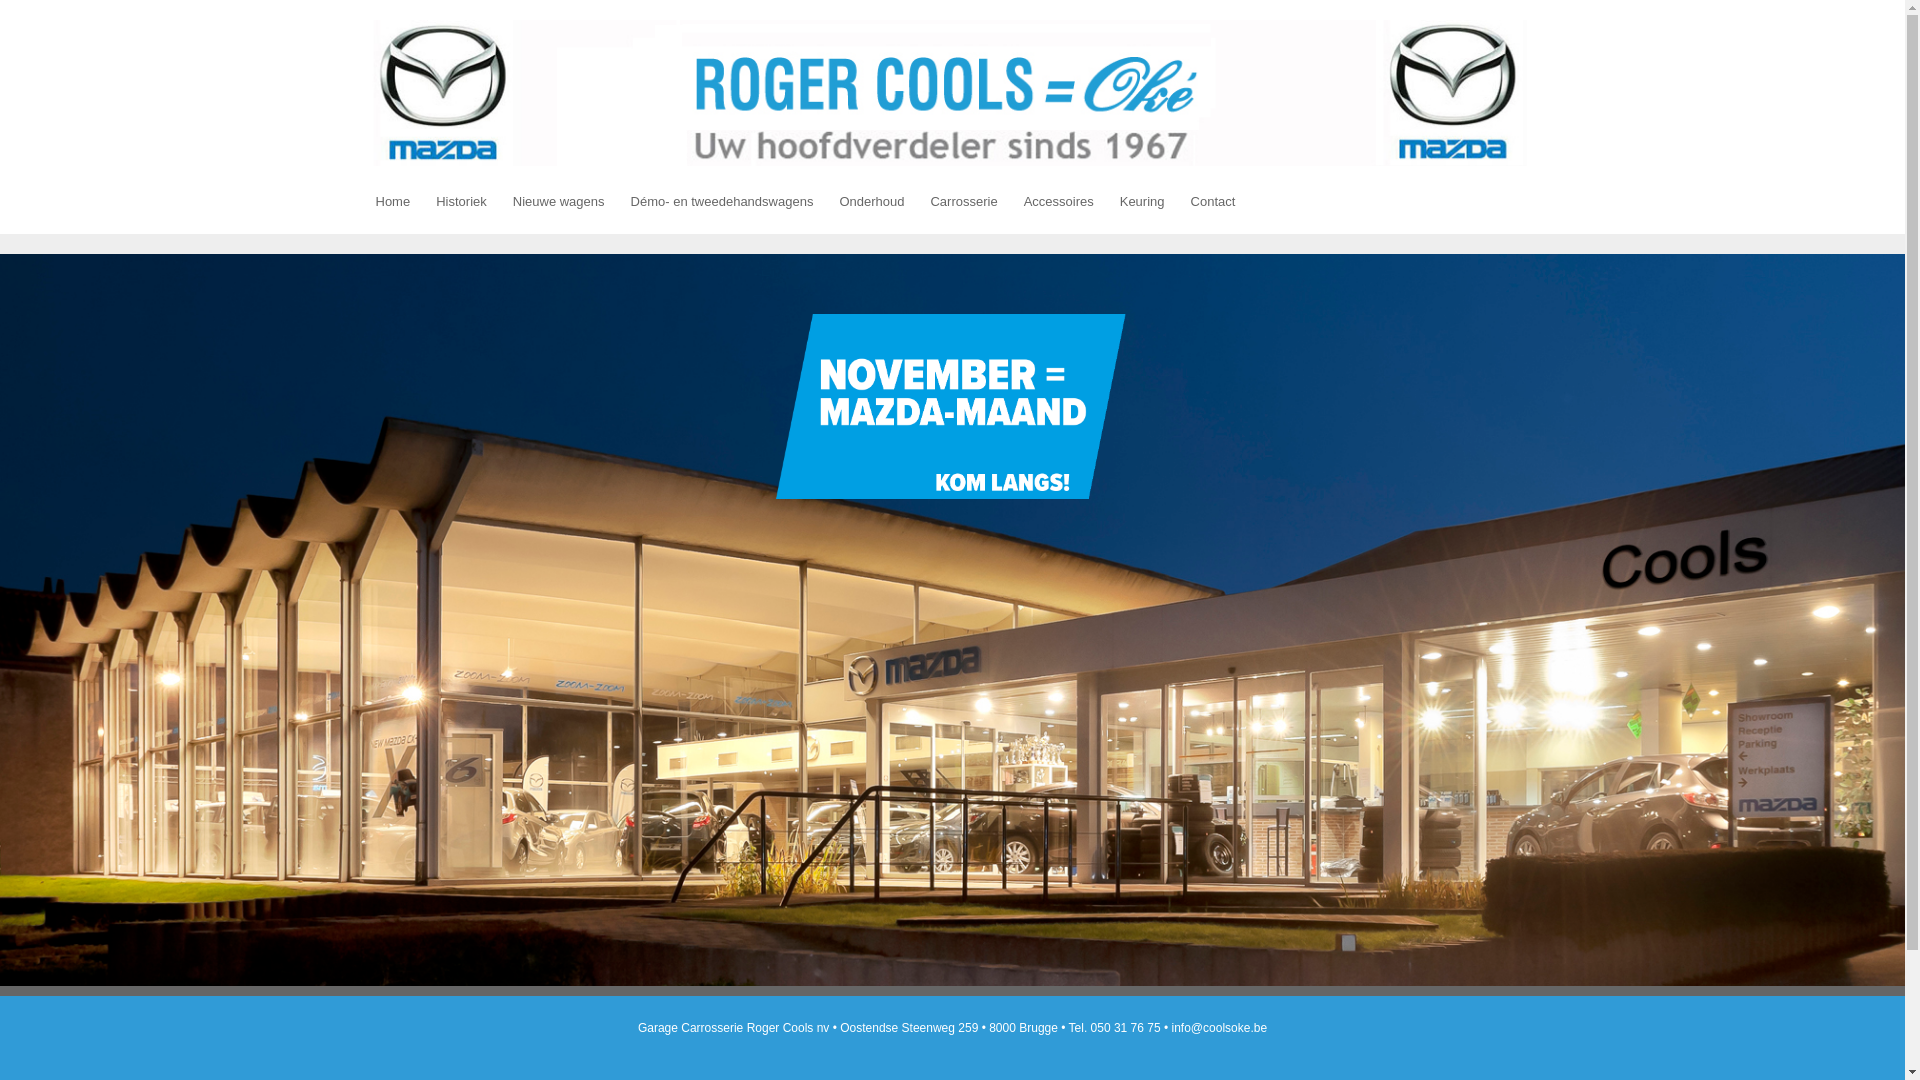  What do you see at coordinates (950, 92) in the screenshot?
I see `'Home'` at bounding box center [950, 92].